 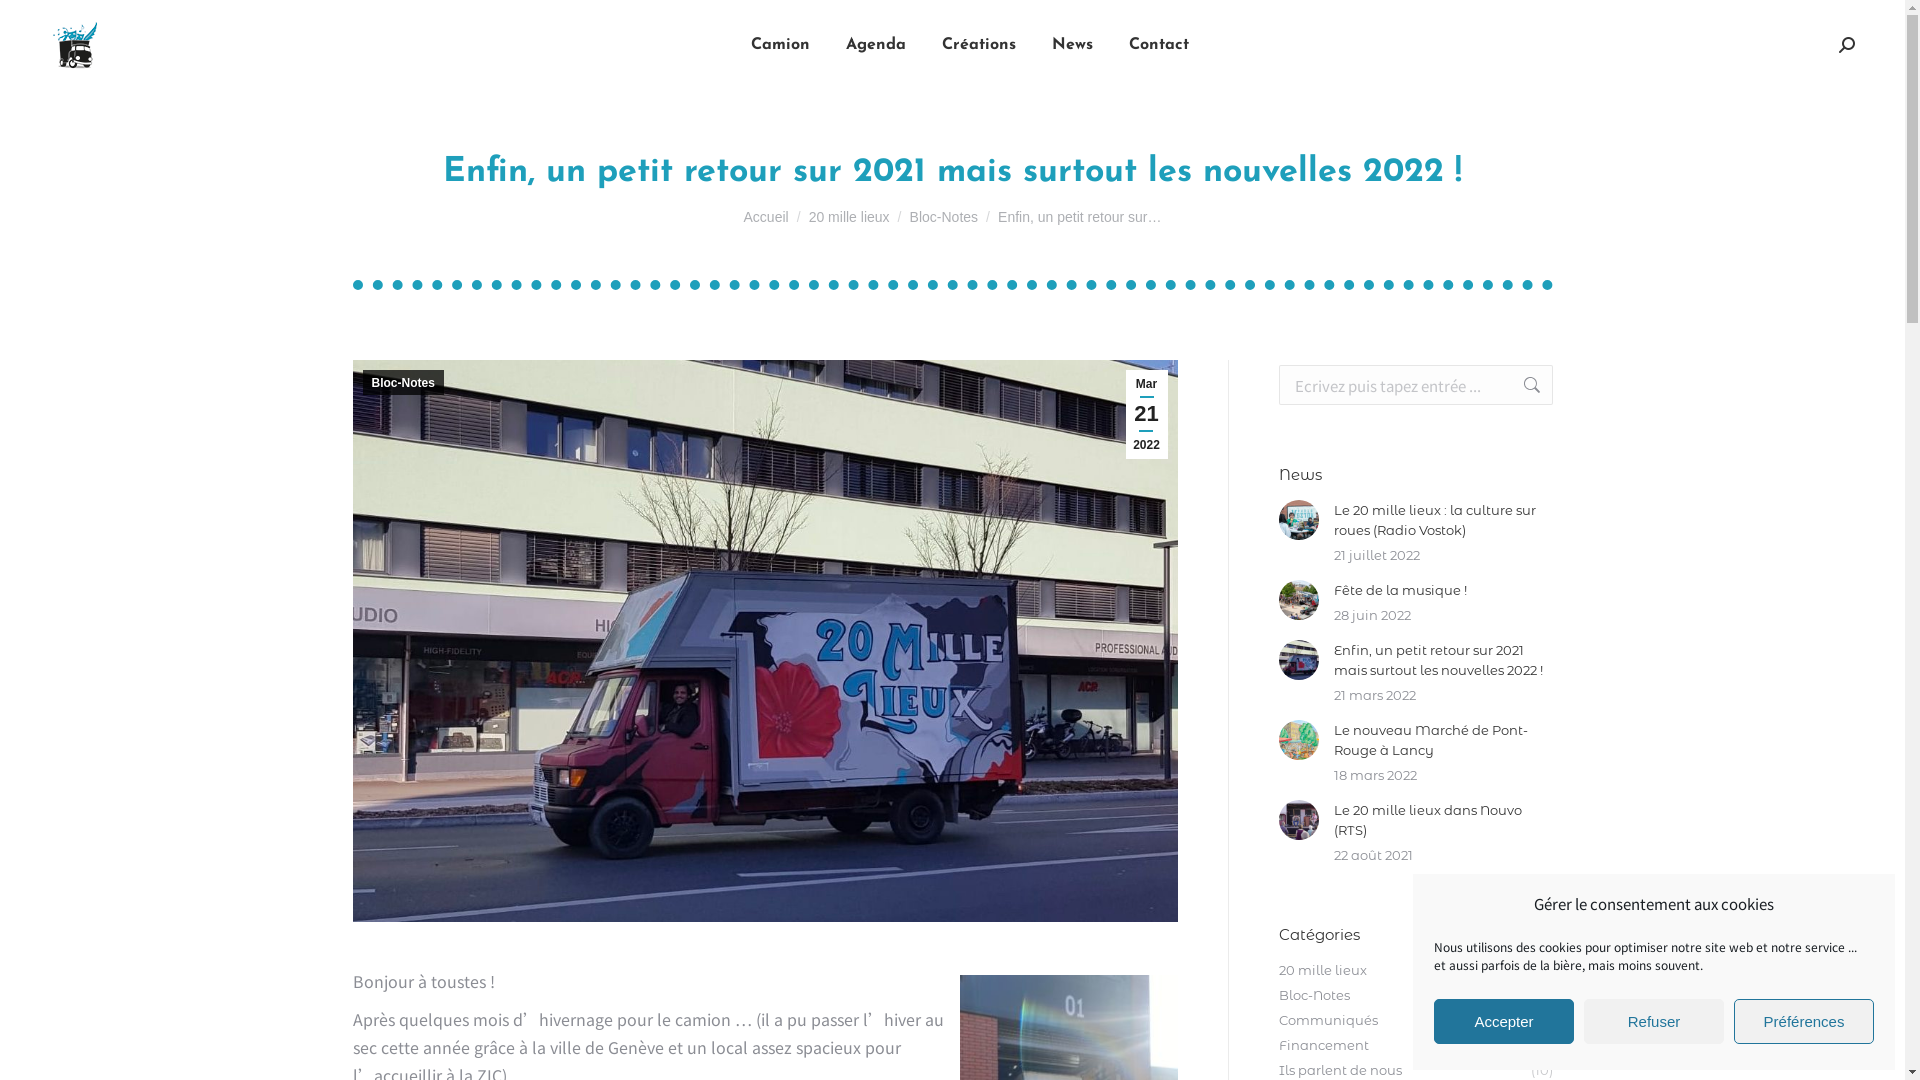 What do you see at coordinates (1520, 385) in the screenshot?
I see `'Aller !'` at bounding box center [1520, 385].